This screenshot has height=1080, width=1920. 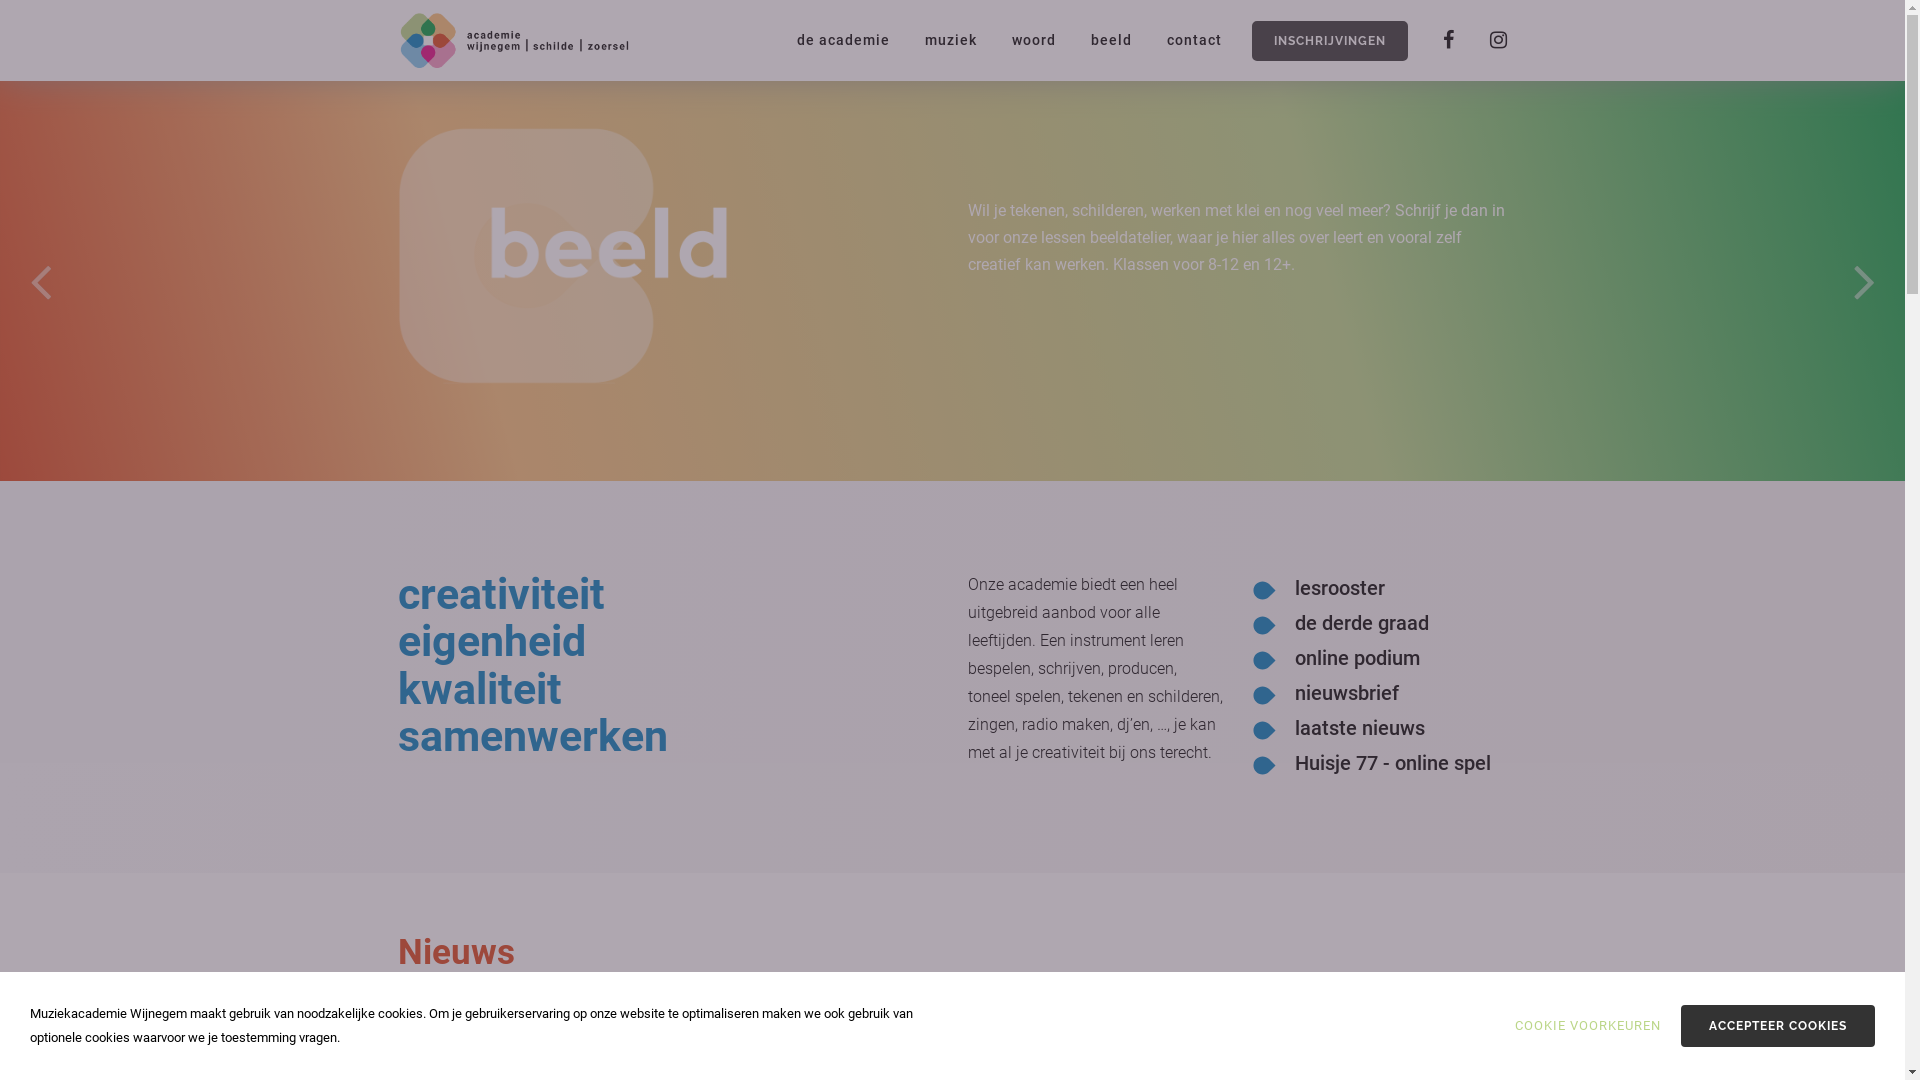 What do you see at coordinates (1345, 692) in the screenshot?
I see `'nieuwsbrief'` at bounding box center [1345, 692].